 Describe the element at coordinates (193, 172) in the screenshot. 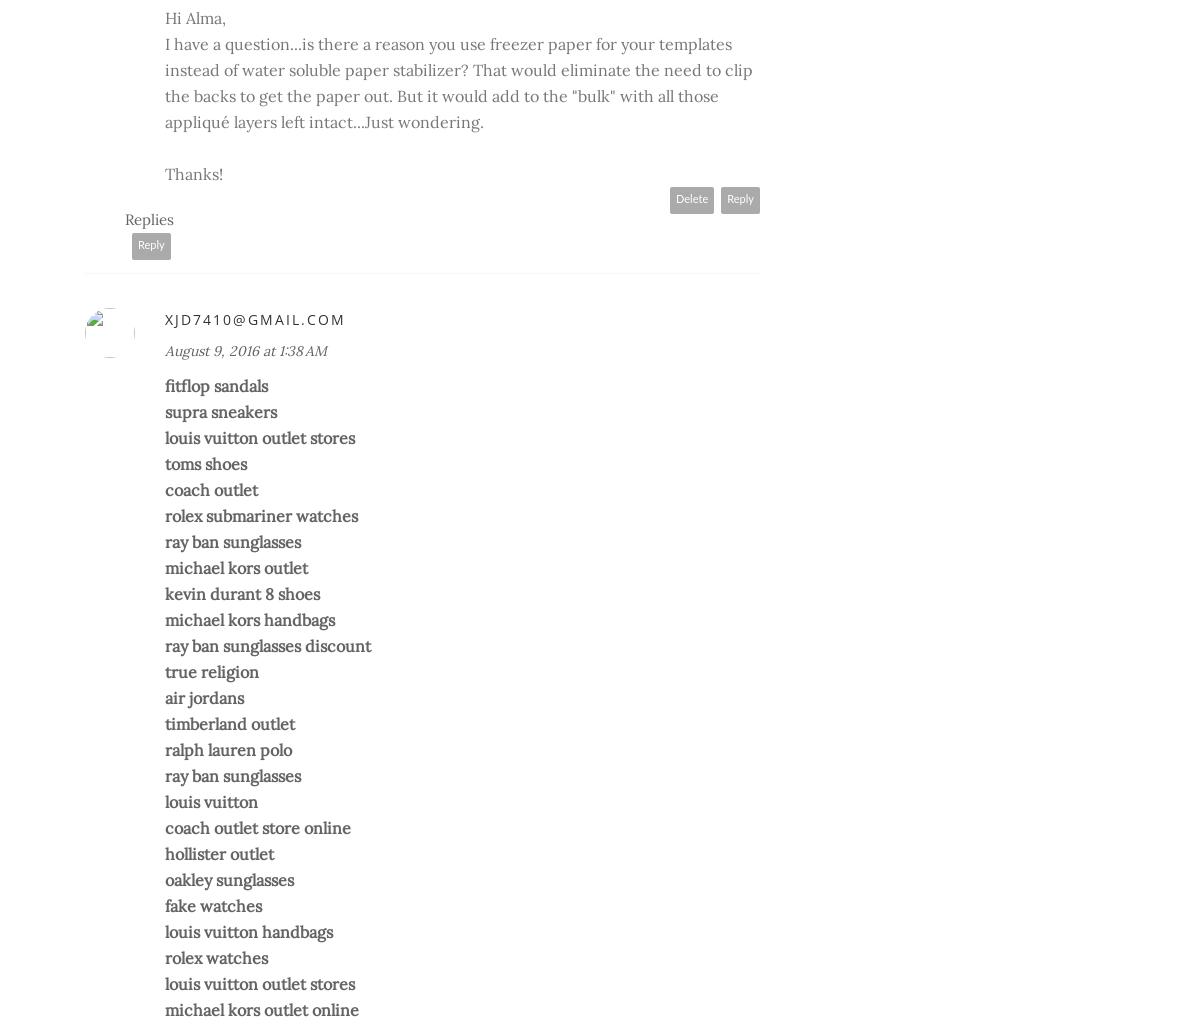

I see `'Thanks!'` at that location.